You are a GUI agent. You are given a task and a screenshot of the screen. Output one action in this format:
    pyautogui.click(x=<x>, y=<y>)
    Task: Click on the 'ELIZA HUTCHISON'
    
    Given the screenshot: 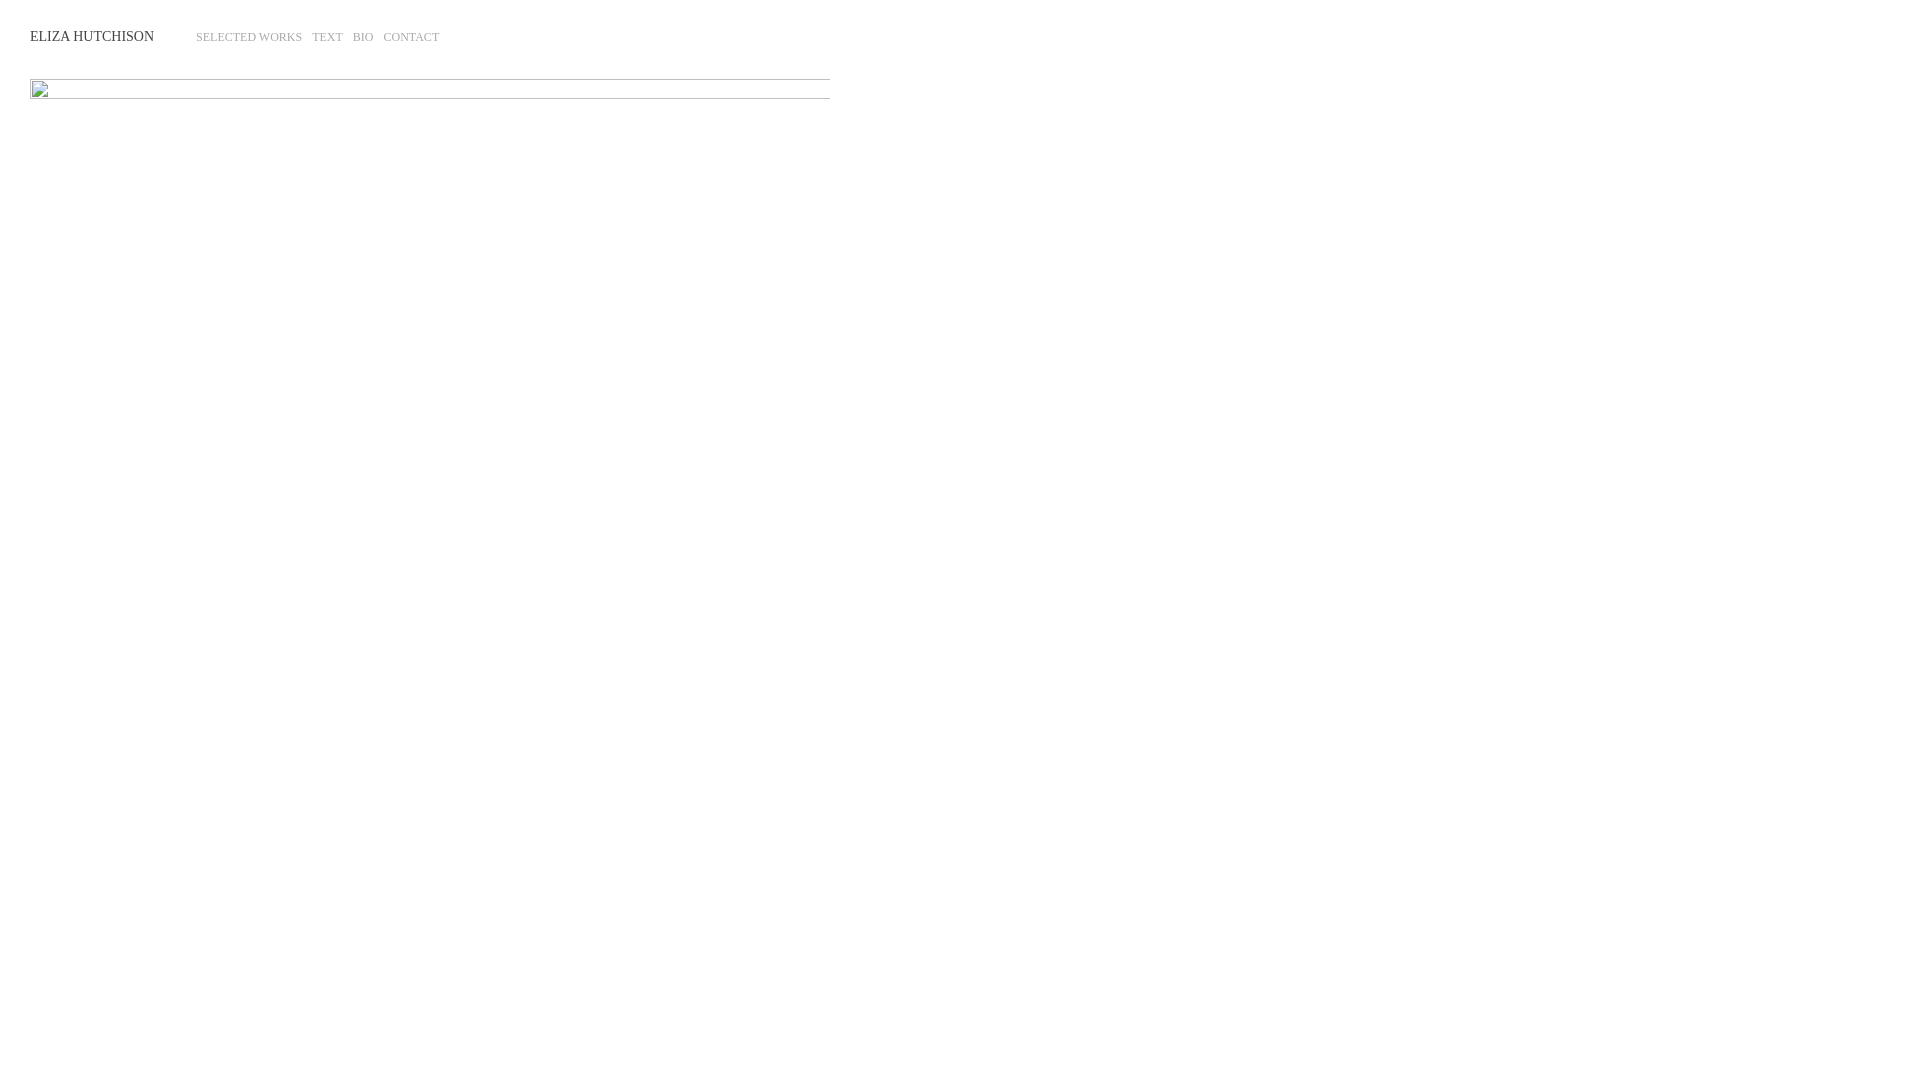 What is the action you would take?
    pyautogui.click(x=90, y=36)
    